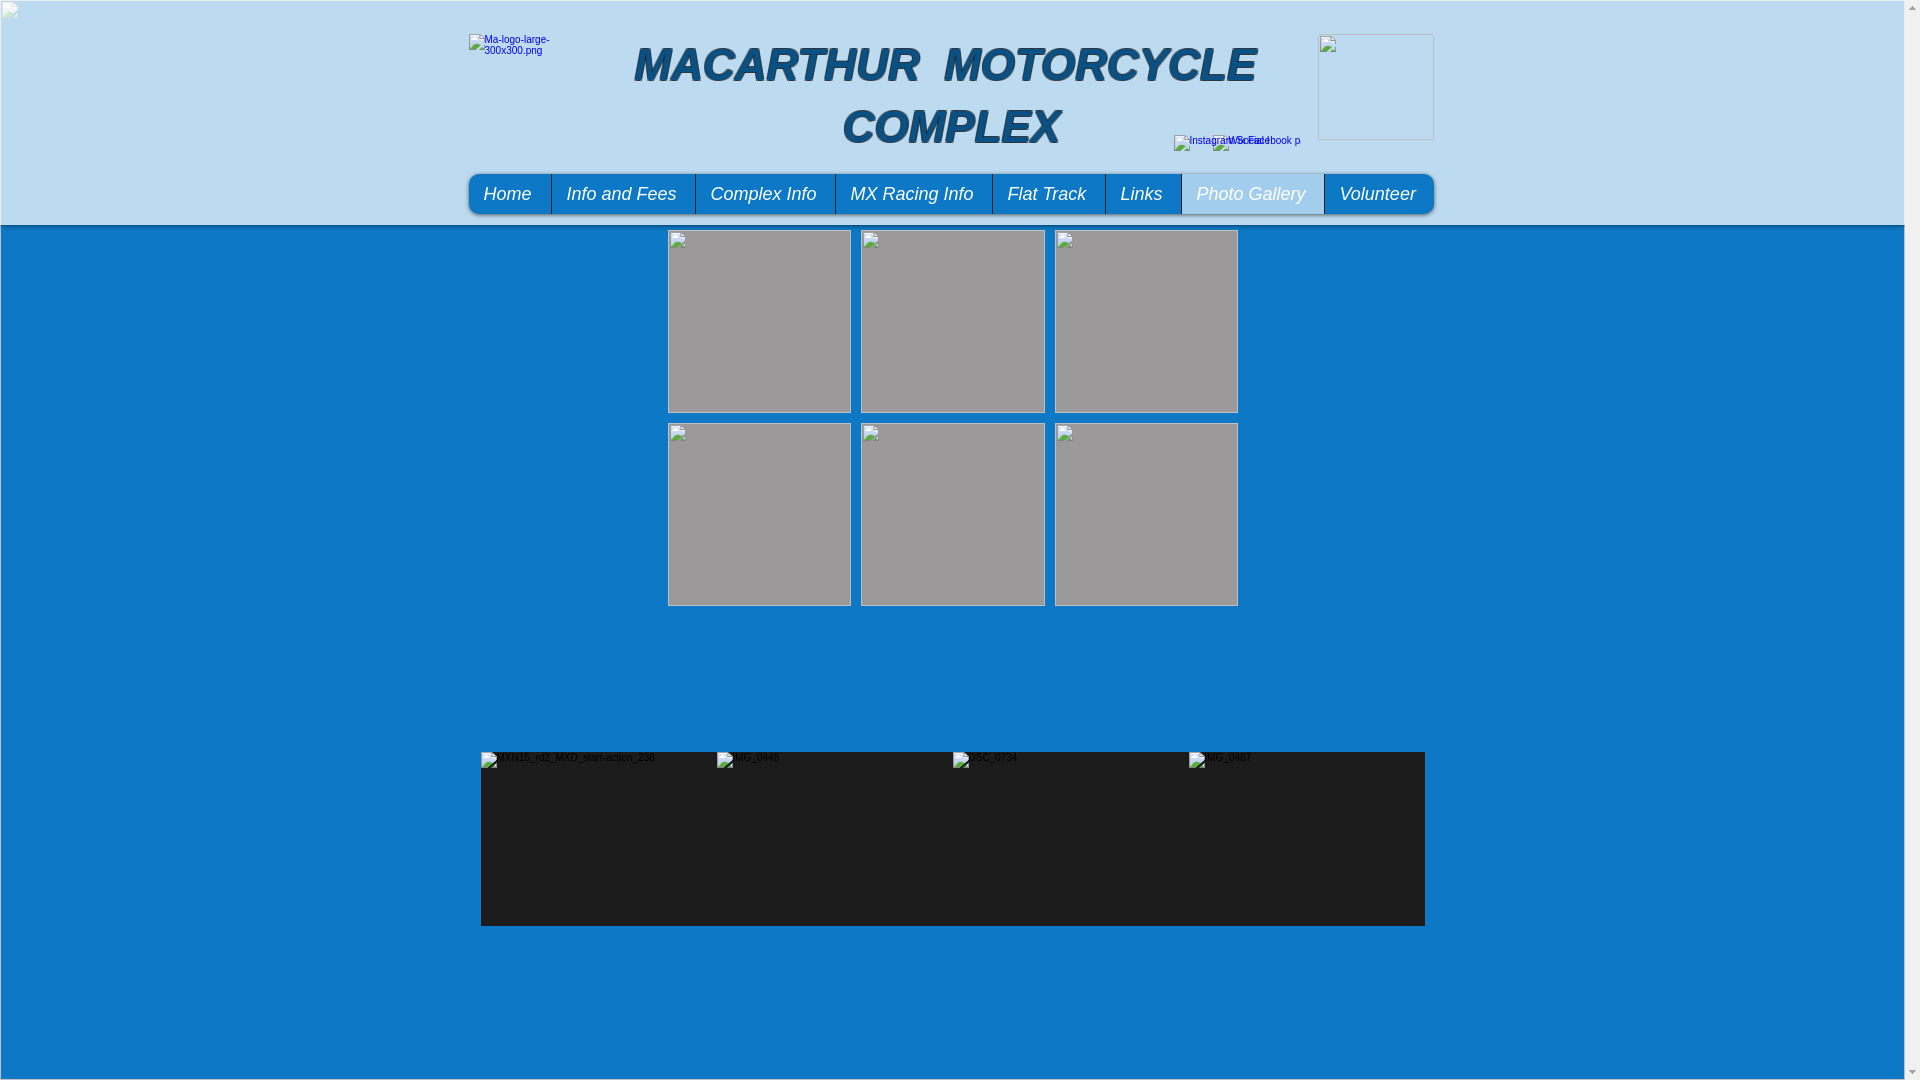 The image size is (1920, 1080). What do you see at coordinates (834, 193) in the screenshot?
I see `'MX Racing Info'` at bounding box center [834, 193].